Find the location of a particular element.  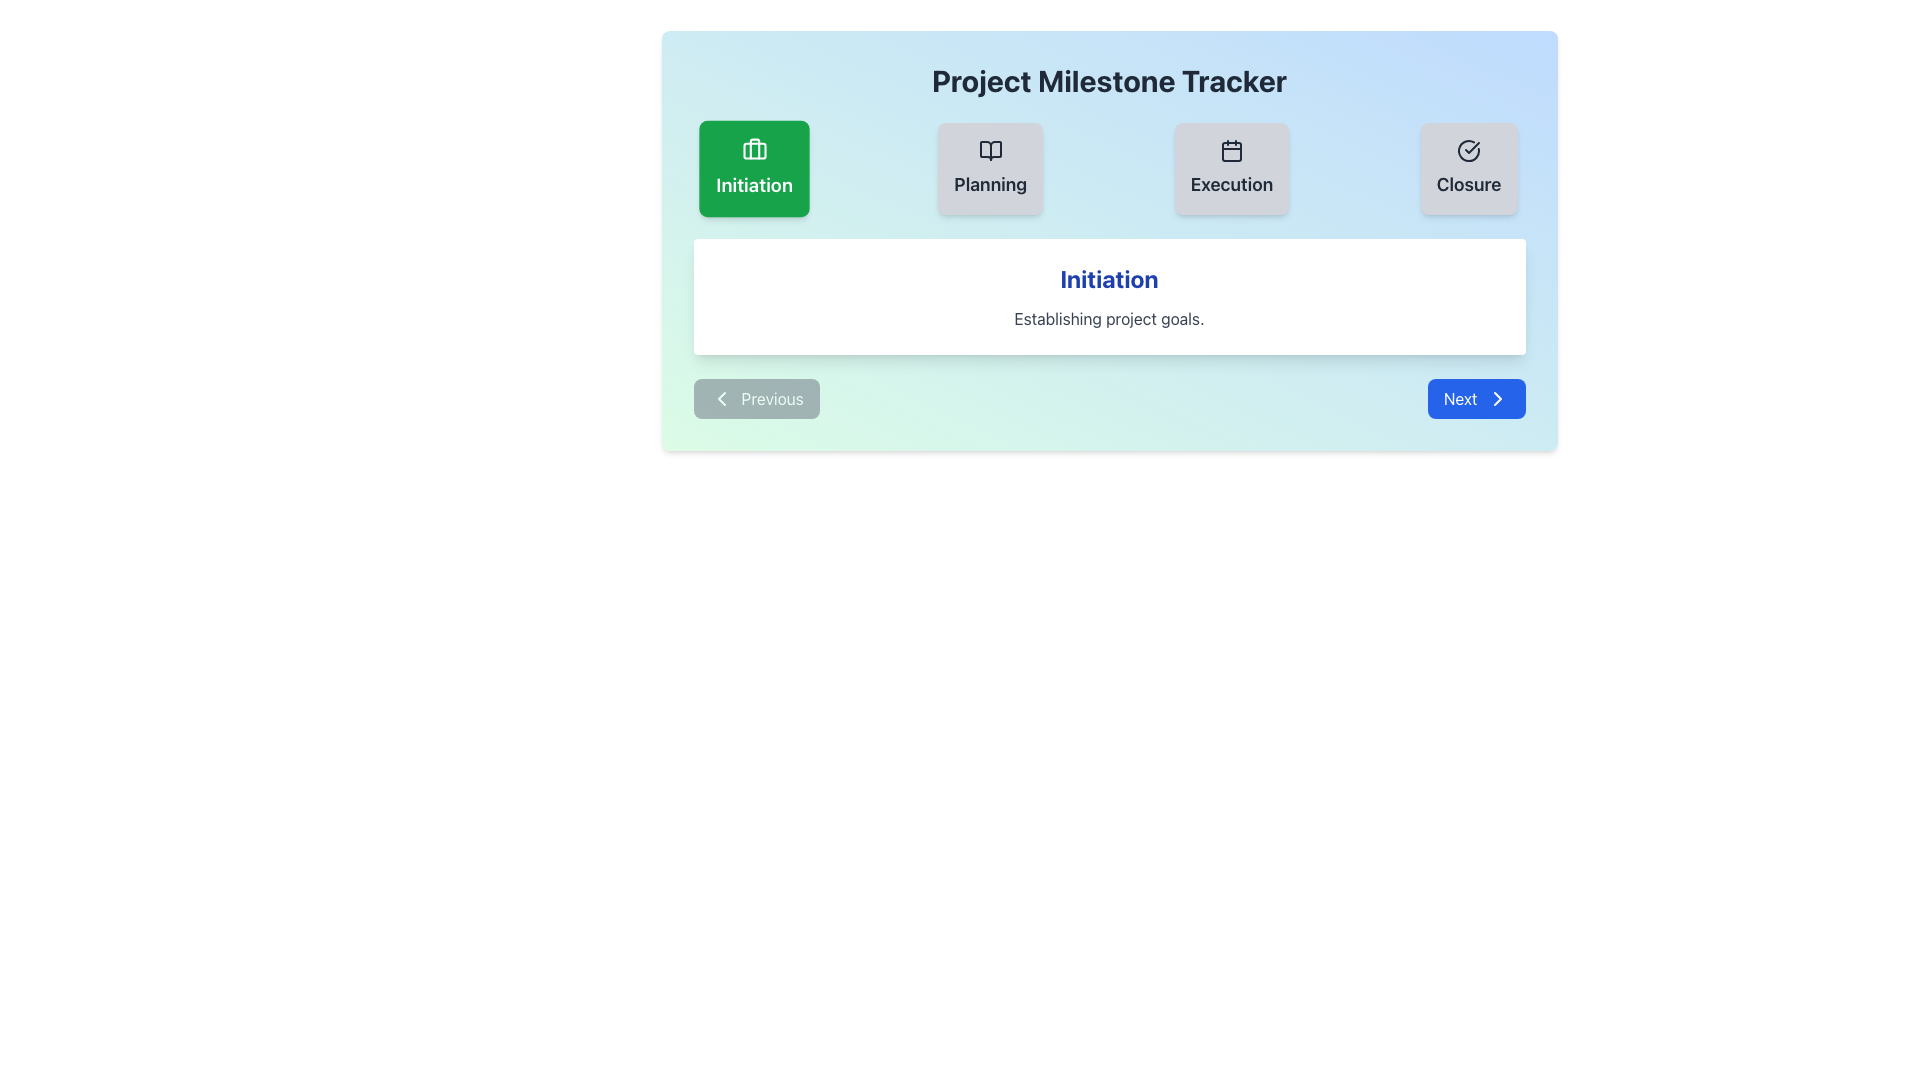

the 'Previous' button, which is a rounded rectangular button with a gray background and white text is located at coordinates (755, 398).